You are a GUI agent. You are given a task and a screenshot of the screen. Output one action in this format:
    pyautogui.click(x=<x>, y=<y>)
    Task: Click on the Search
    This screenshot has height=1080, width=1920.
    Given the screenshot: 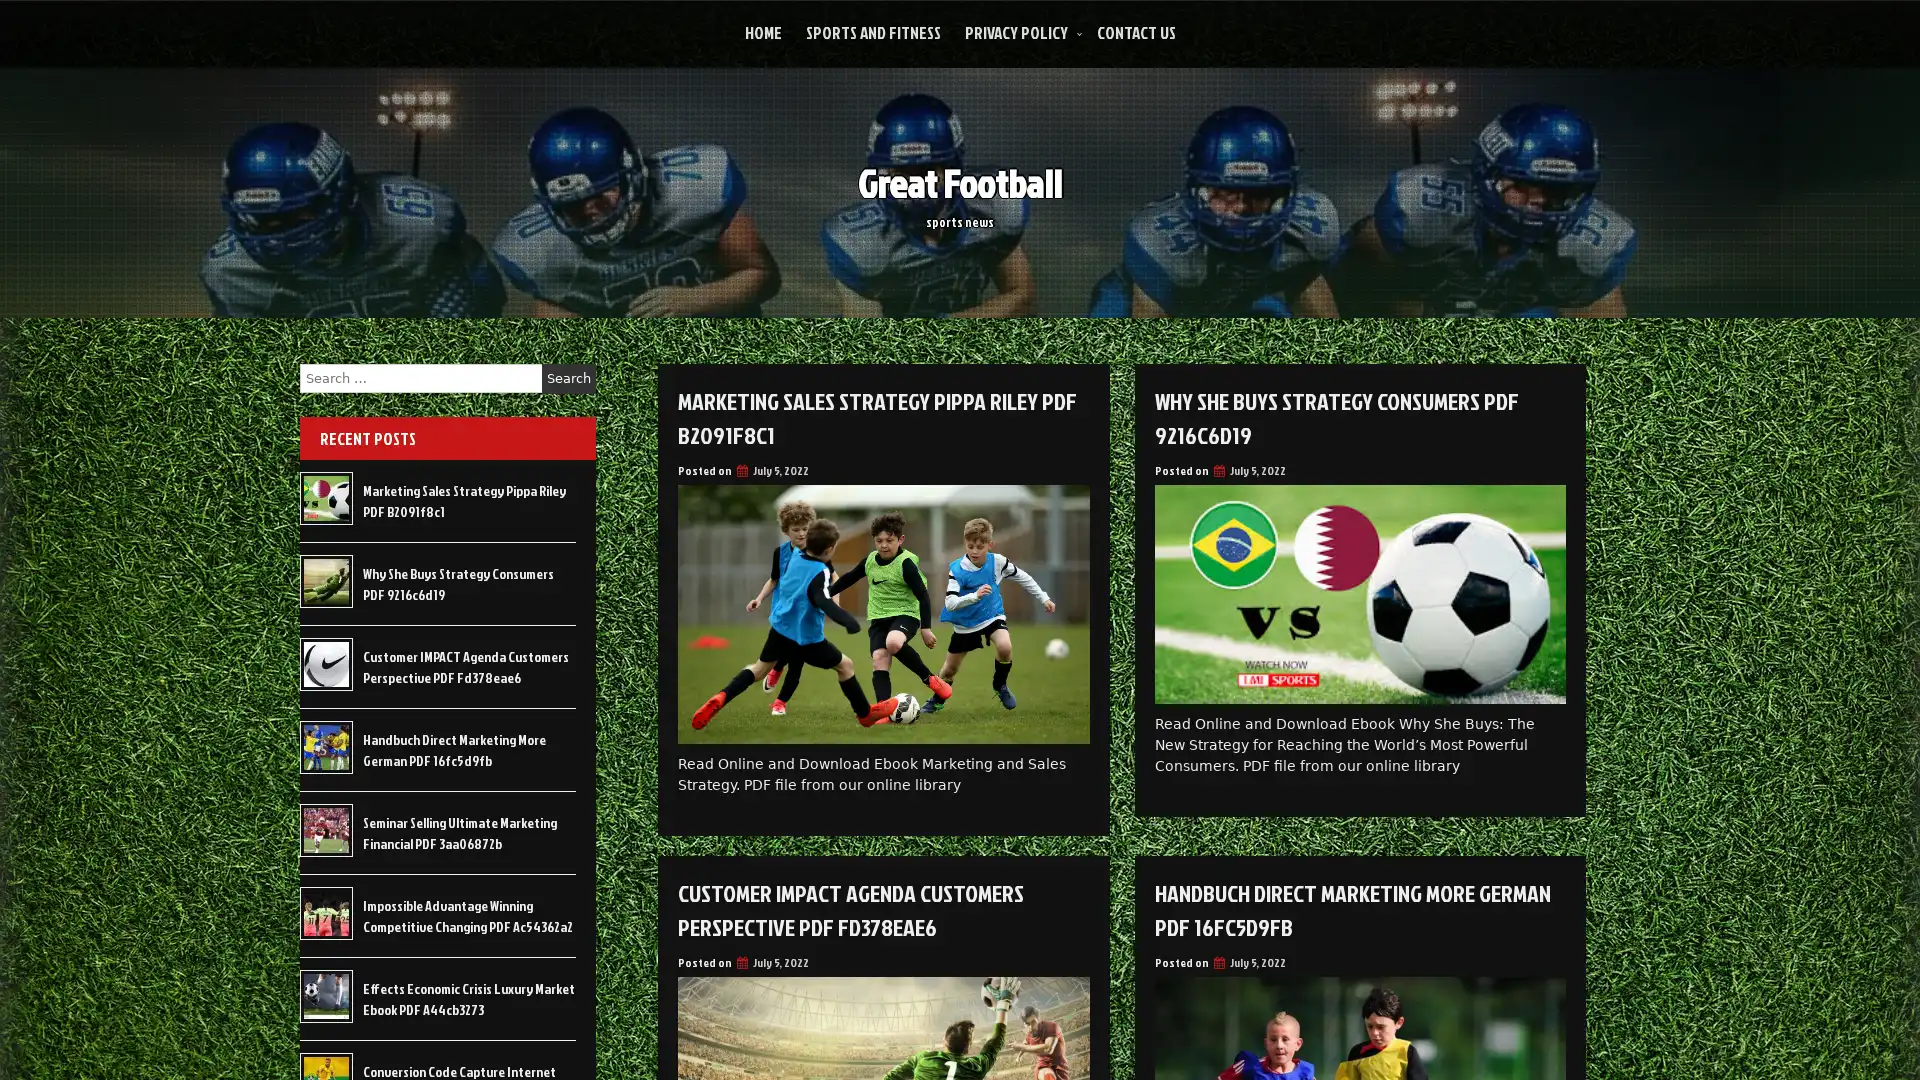 What is the action you would take?
    pyautogui.click(x=568, y=378)
    